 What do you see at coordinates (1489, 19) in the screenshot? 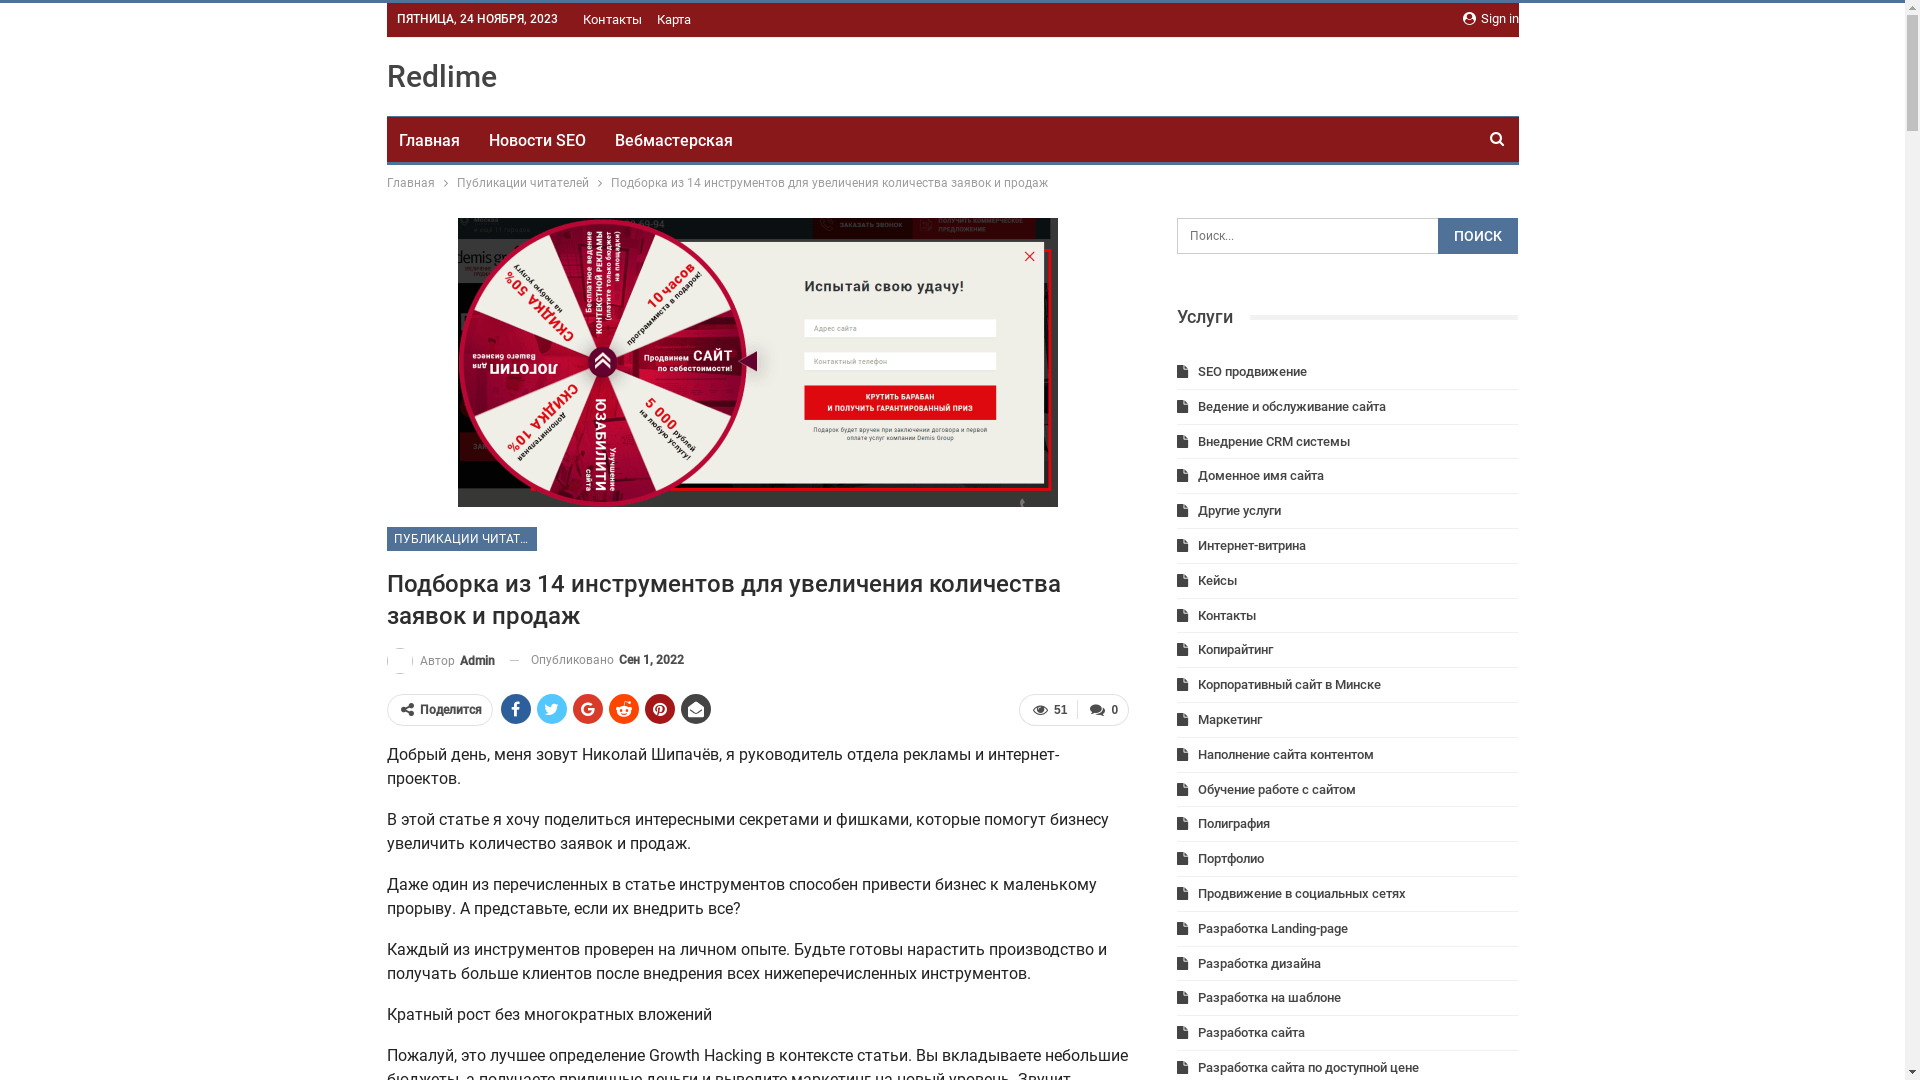
I see `'Sign in'` at bounding box center [1489, 19].